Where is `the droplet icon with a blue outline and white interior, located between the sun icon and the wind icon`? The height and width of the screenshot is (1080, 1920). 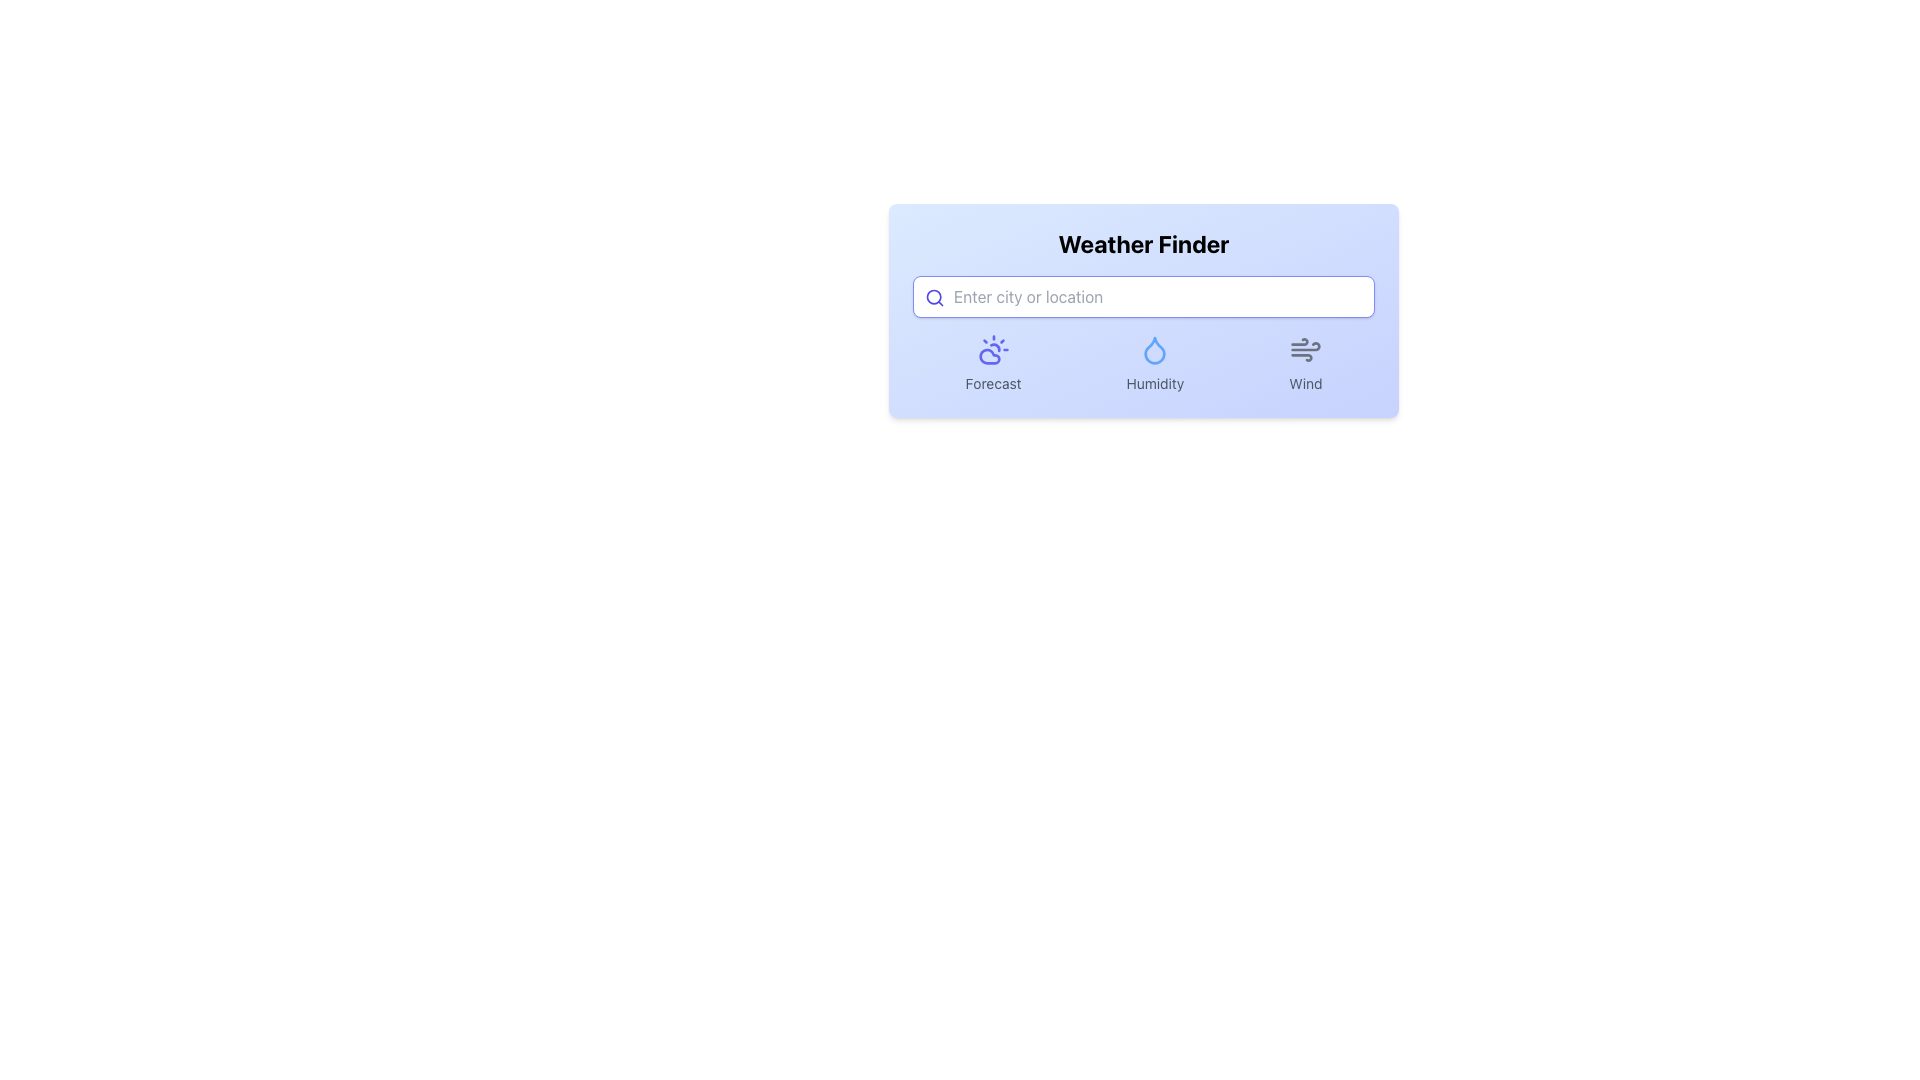
the droplet icon with a blue outline and white interior, located between the sun icon and the wind icon is located at coordinates (1155, 349).